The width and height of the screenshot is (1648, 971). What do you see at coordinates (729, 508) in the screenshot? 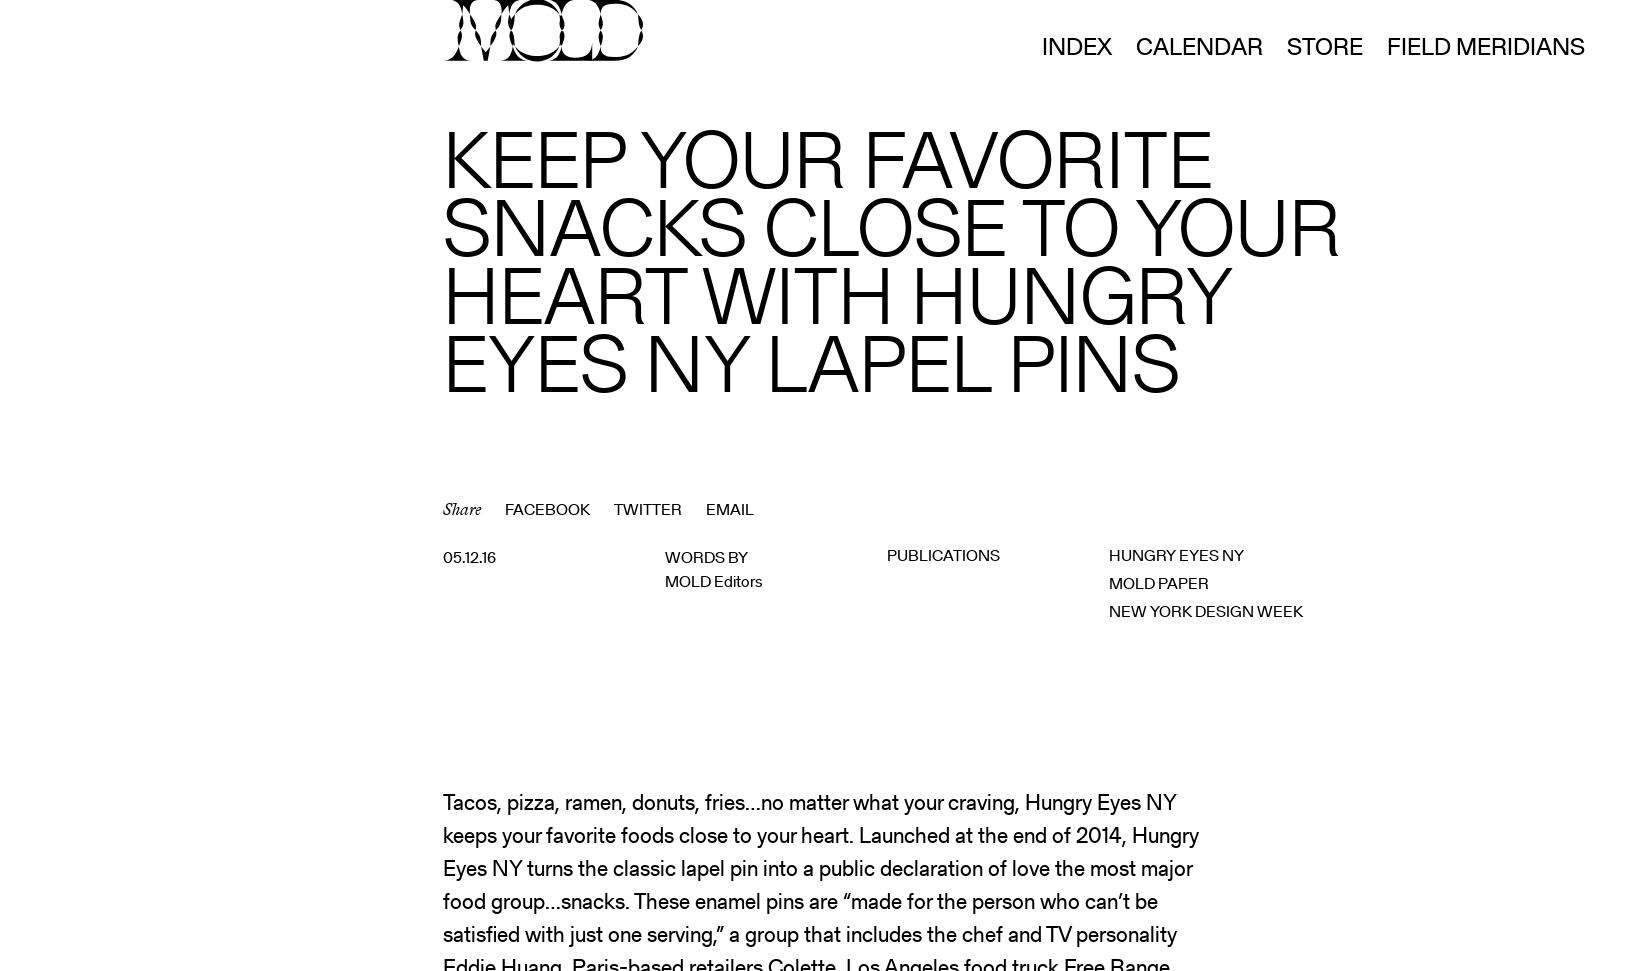
I see `'Email'` at bounding box center [729, 508].